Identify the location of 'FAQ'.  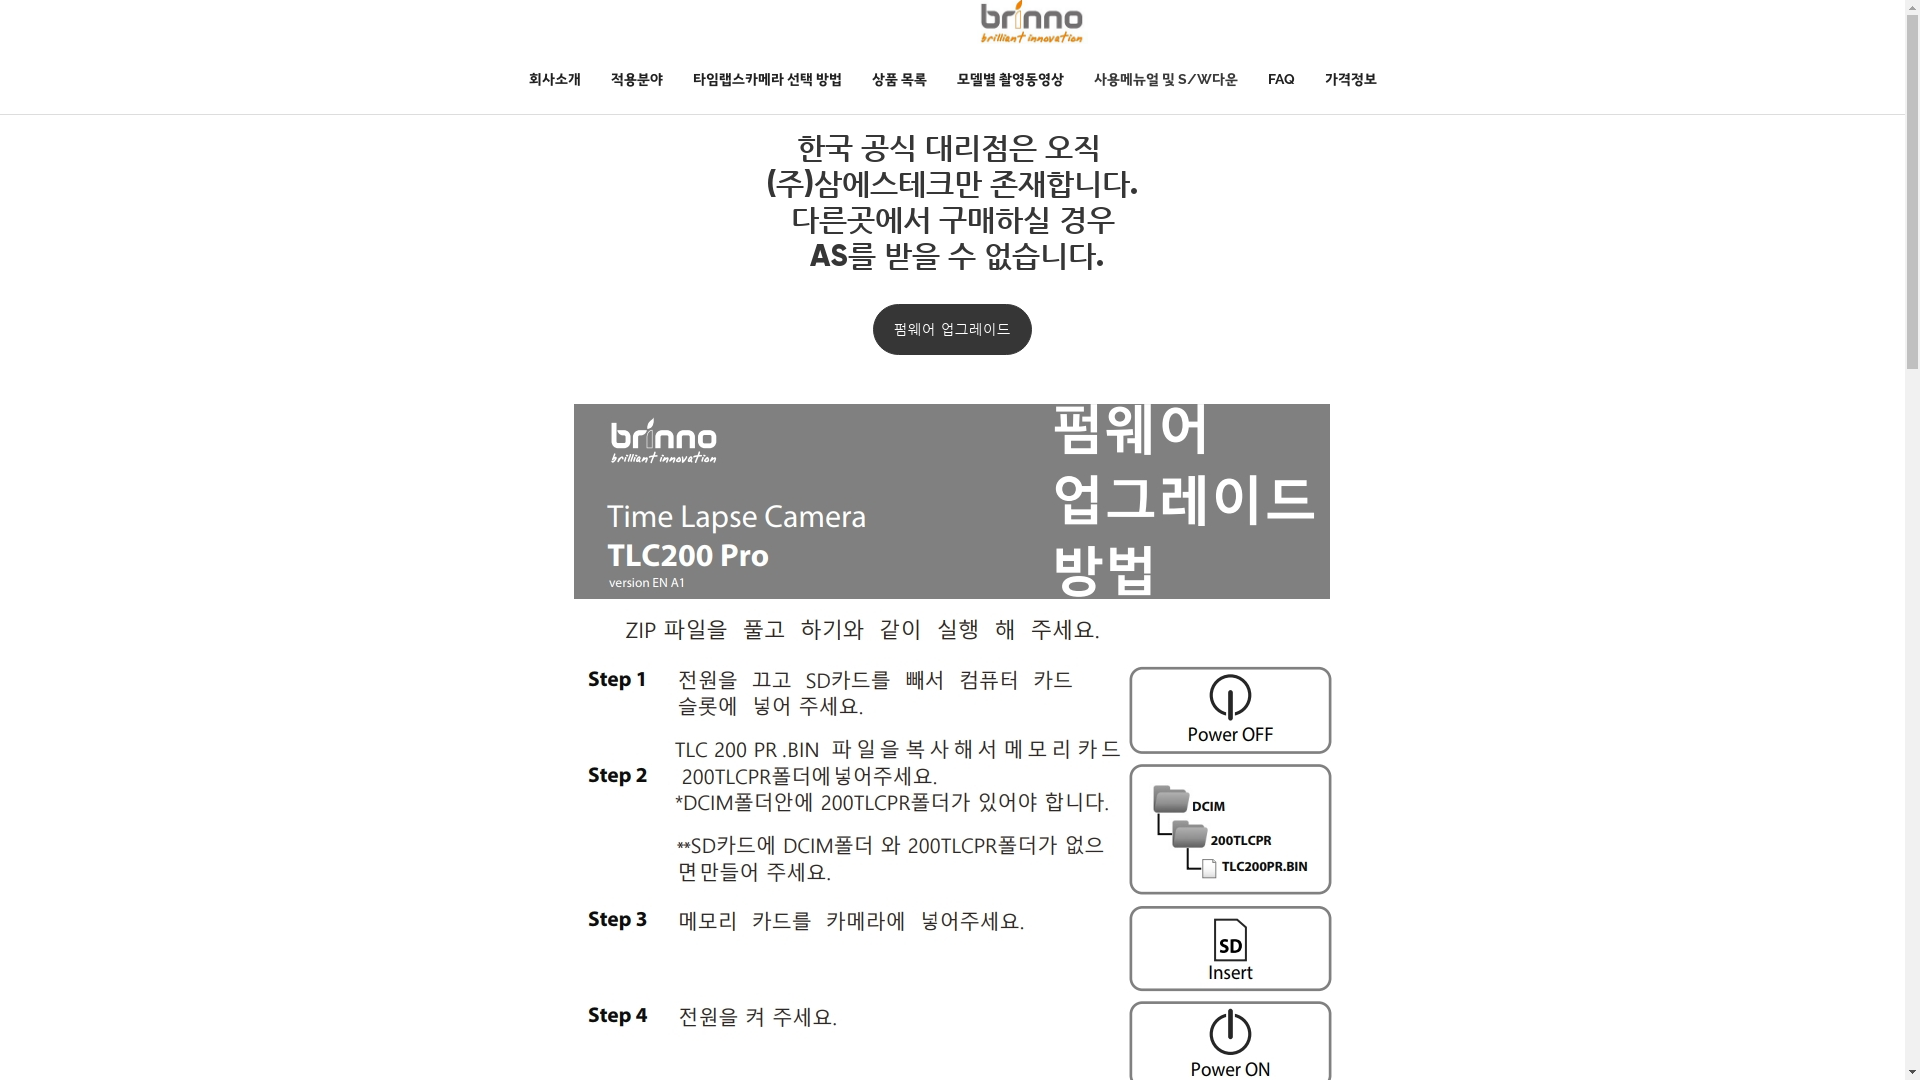
(1251, 77).